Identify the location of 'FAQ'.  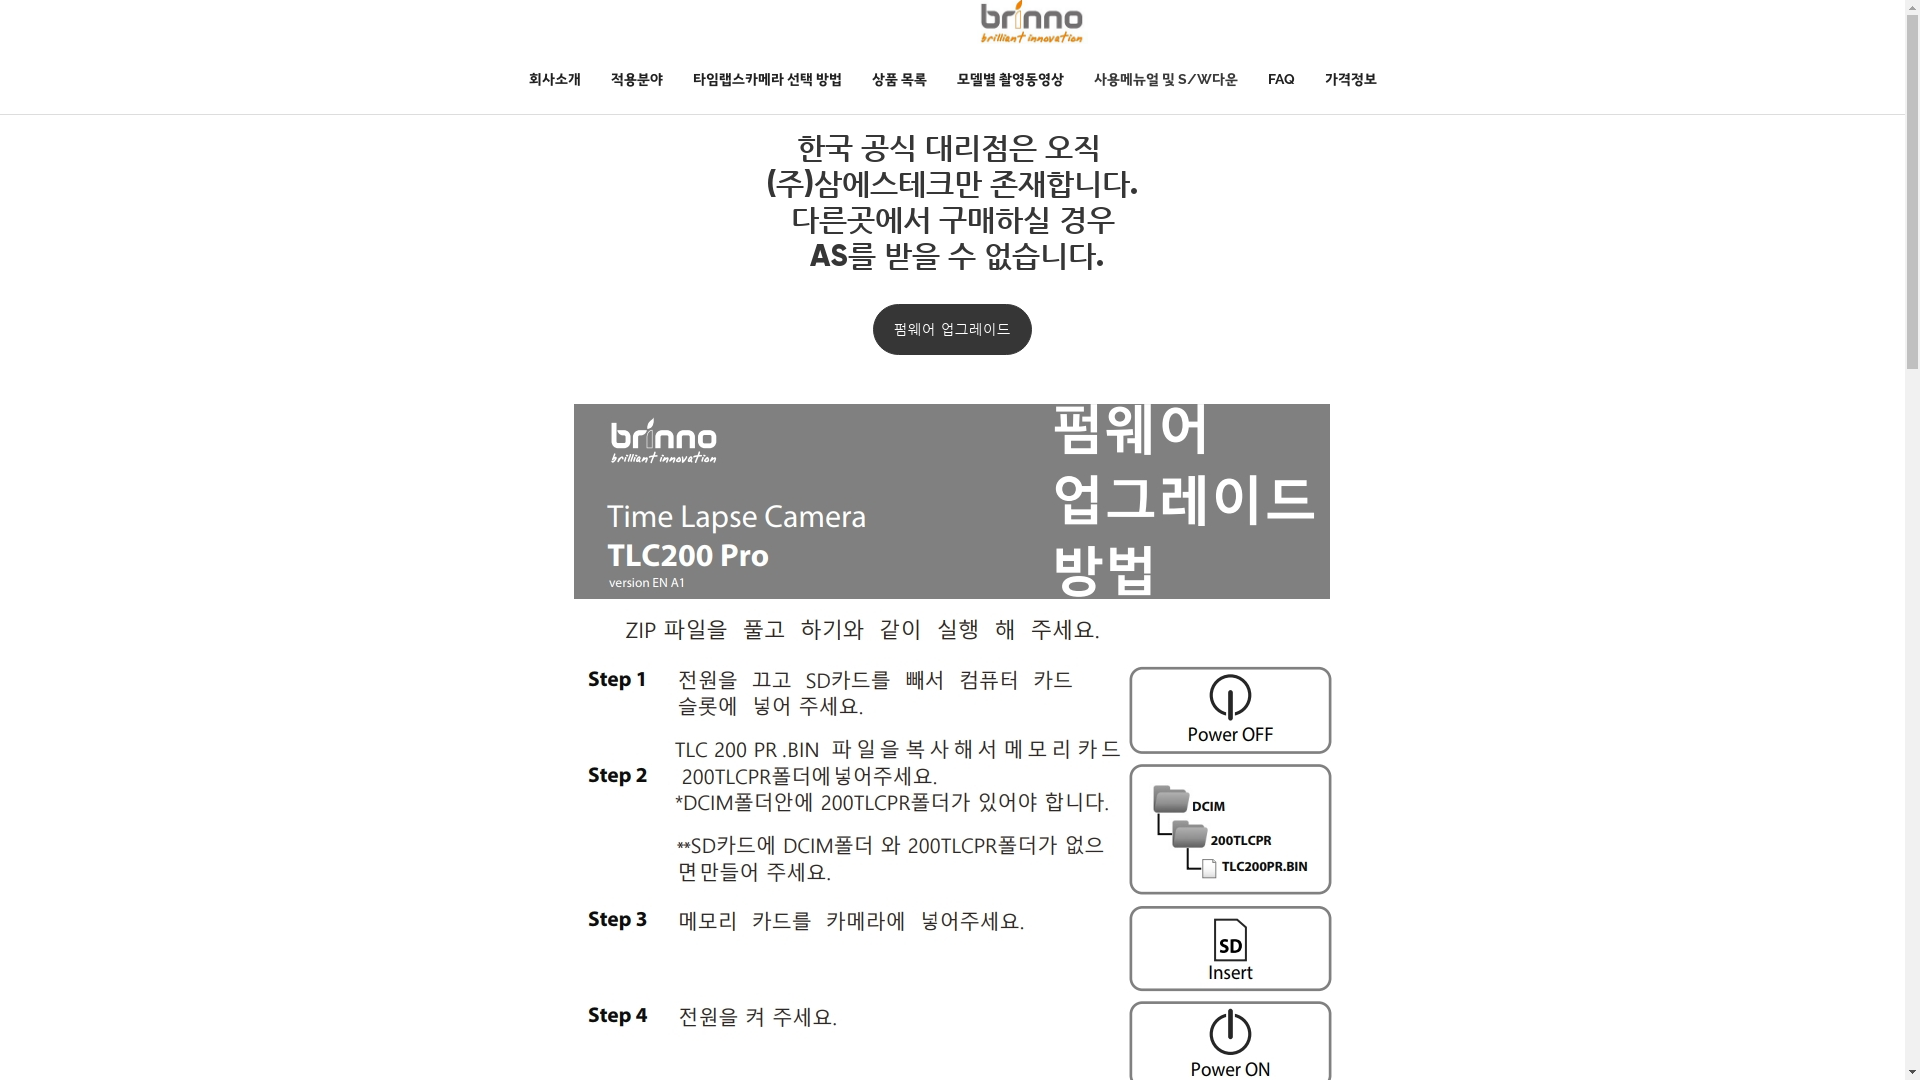
(1251, 77).